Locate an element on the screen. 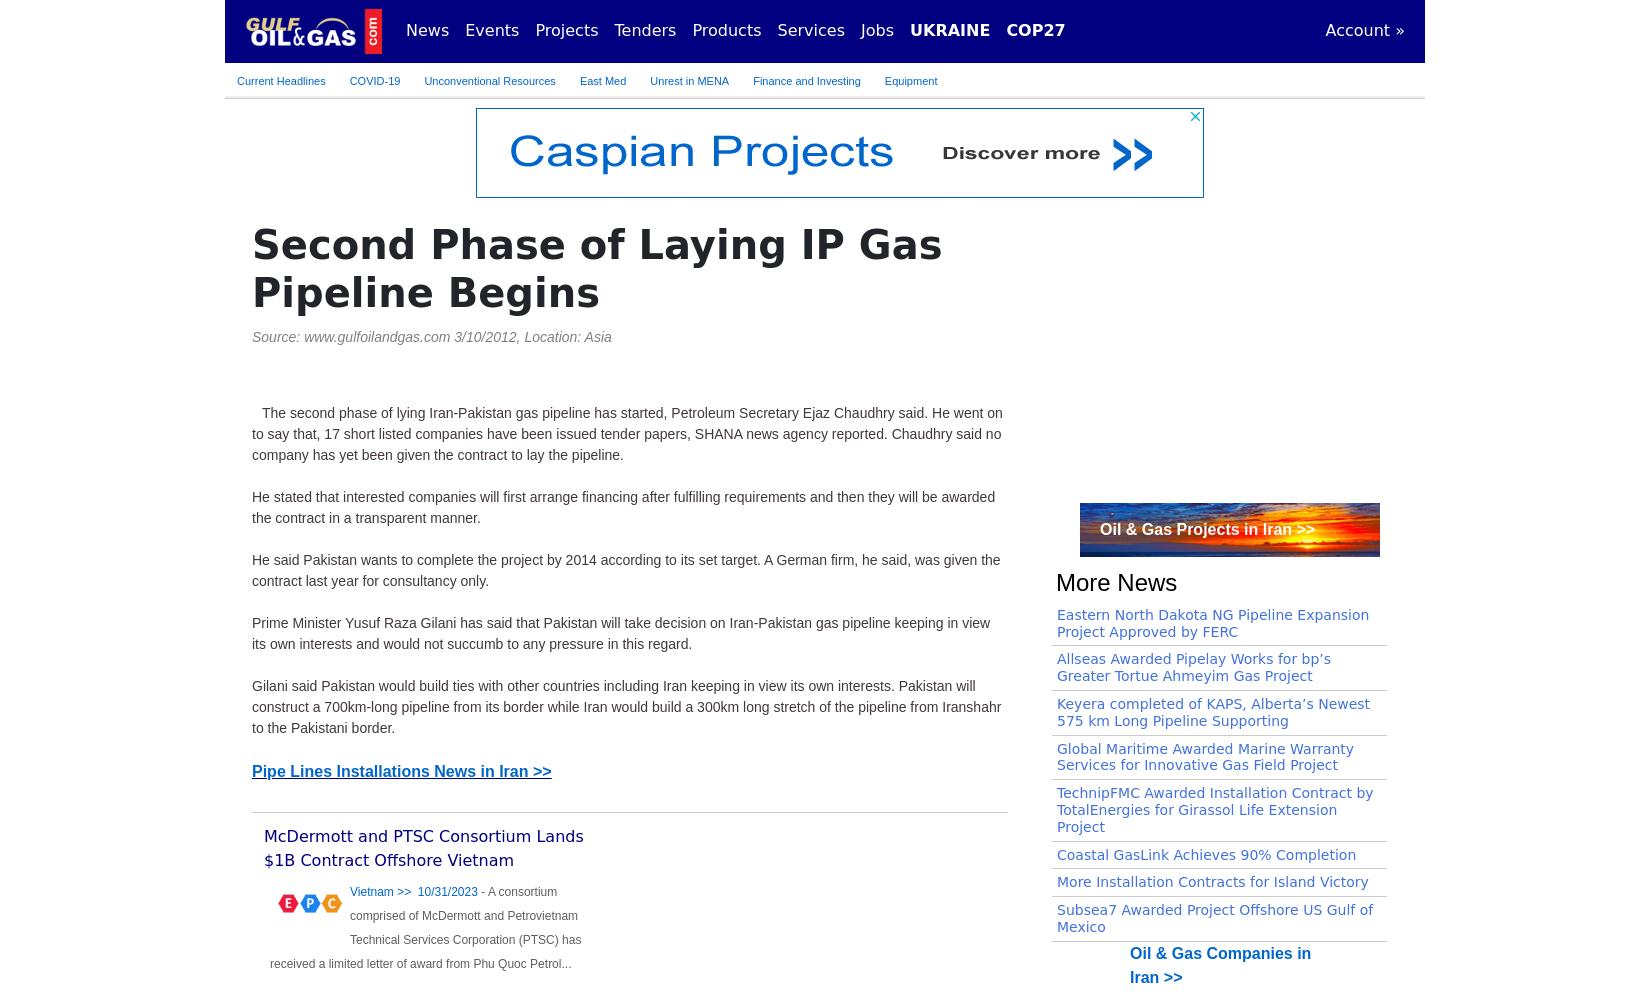 The height and width of the screenshot is (1000, 1650). 'Products' is located at coordinates (725, 30).